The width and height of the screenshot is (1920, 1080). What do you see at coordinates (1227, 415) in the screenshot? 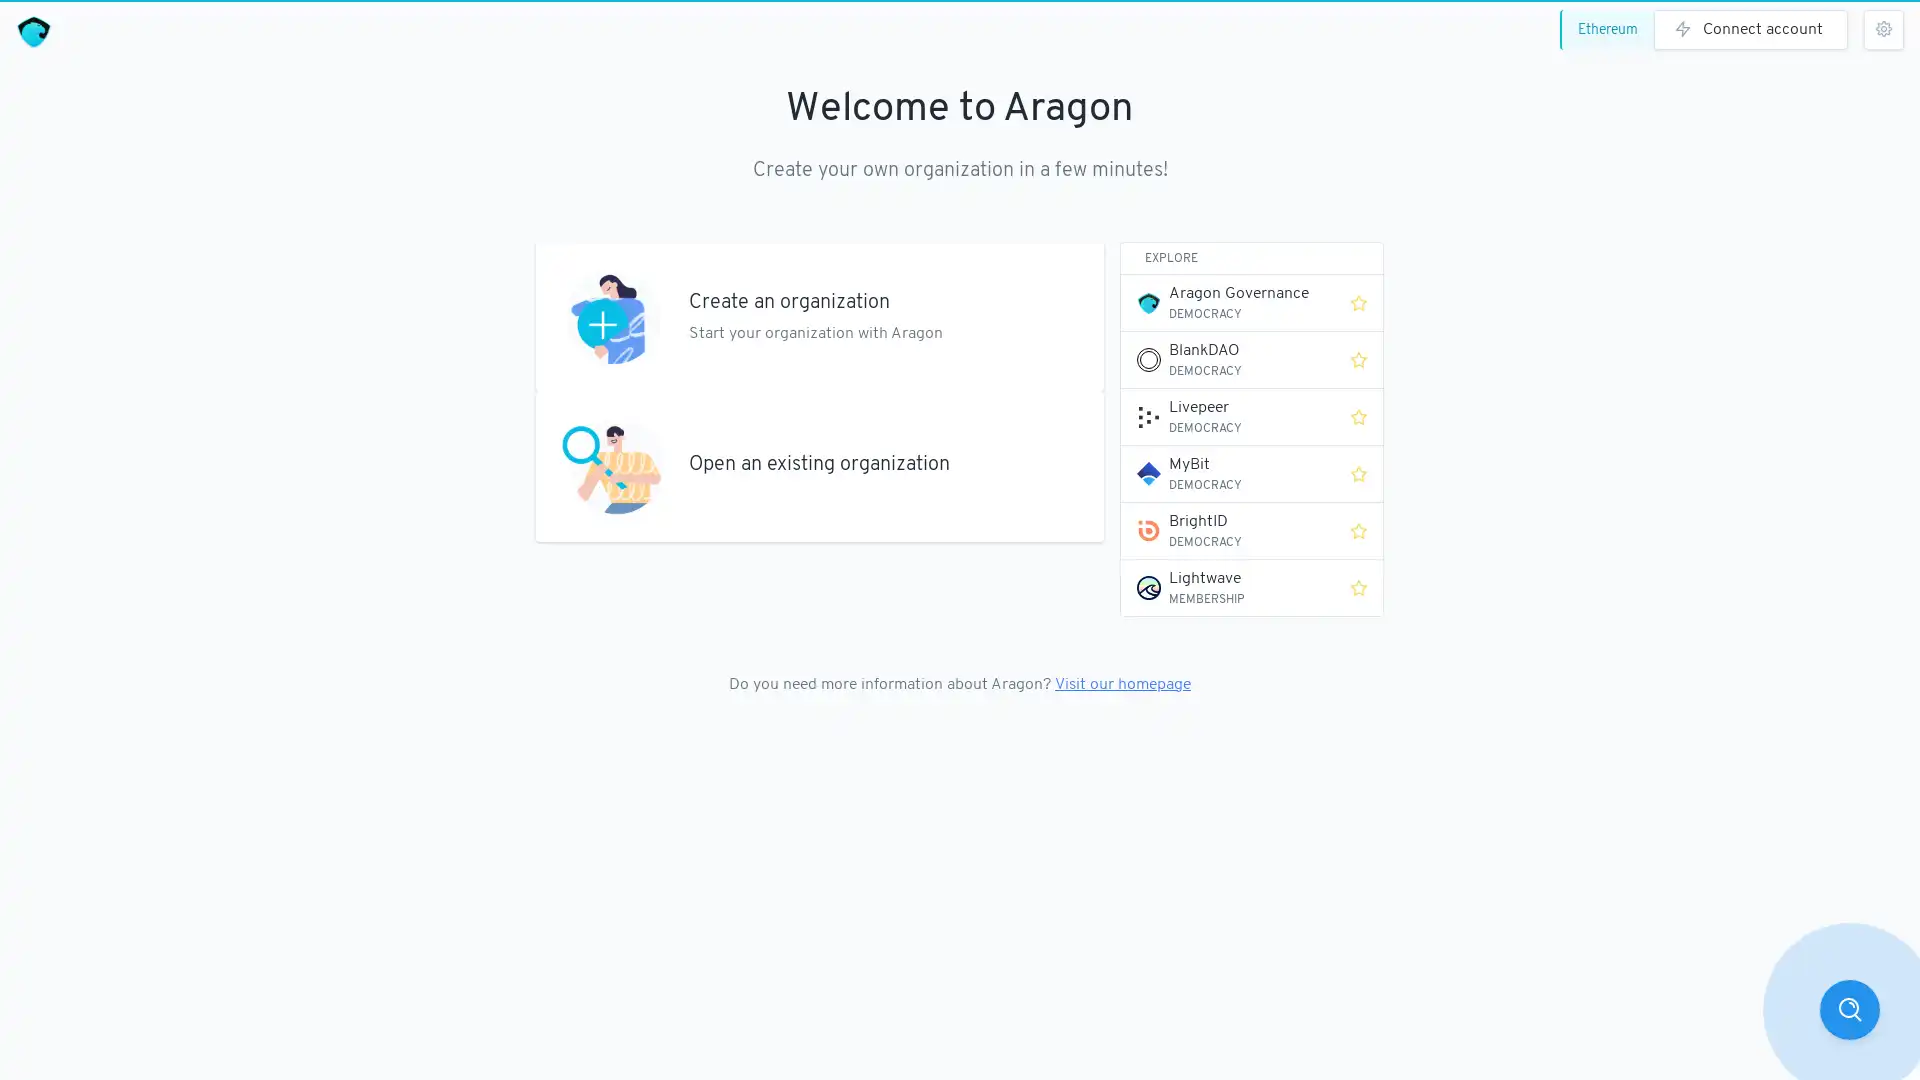
I see `Livepeer DEMOCRACY` at bounding box center [1227, 415].